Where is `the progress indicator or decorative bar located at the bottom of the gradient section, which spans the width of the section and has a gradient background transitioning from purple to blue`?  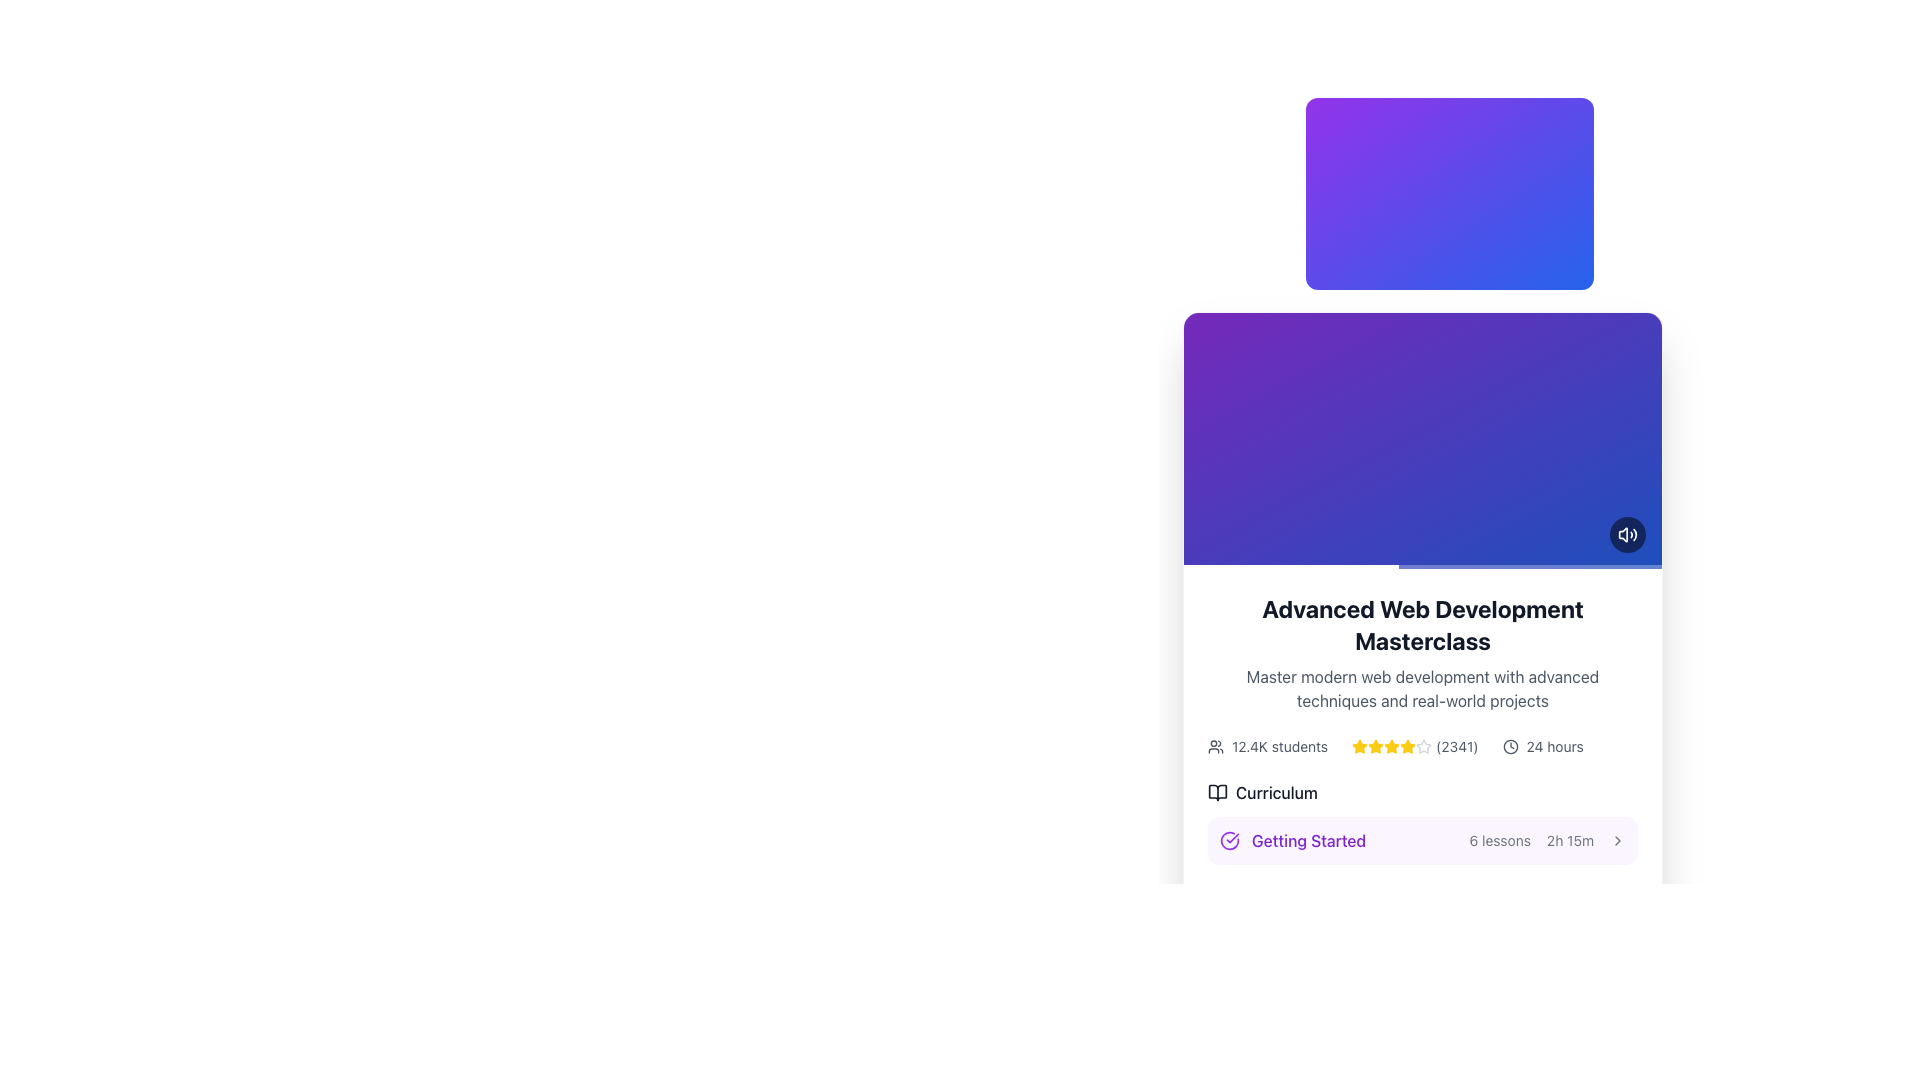
the progress indicator or decorative bar located at the bottom of the gradient section, which spans the width of the section and has a gradient background transitioning from purple to blue is located at coordinates (1421, 567).